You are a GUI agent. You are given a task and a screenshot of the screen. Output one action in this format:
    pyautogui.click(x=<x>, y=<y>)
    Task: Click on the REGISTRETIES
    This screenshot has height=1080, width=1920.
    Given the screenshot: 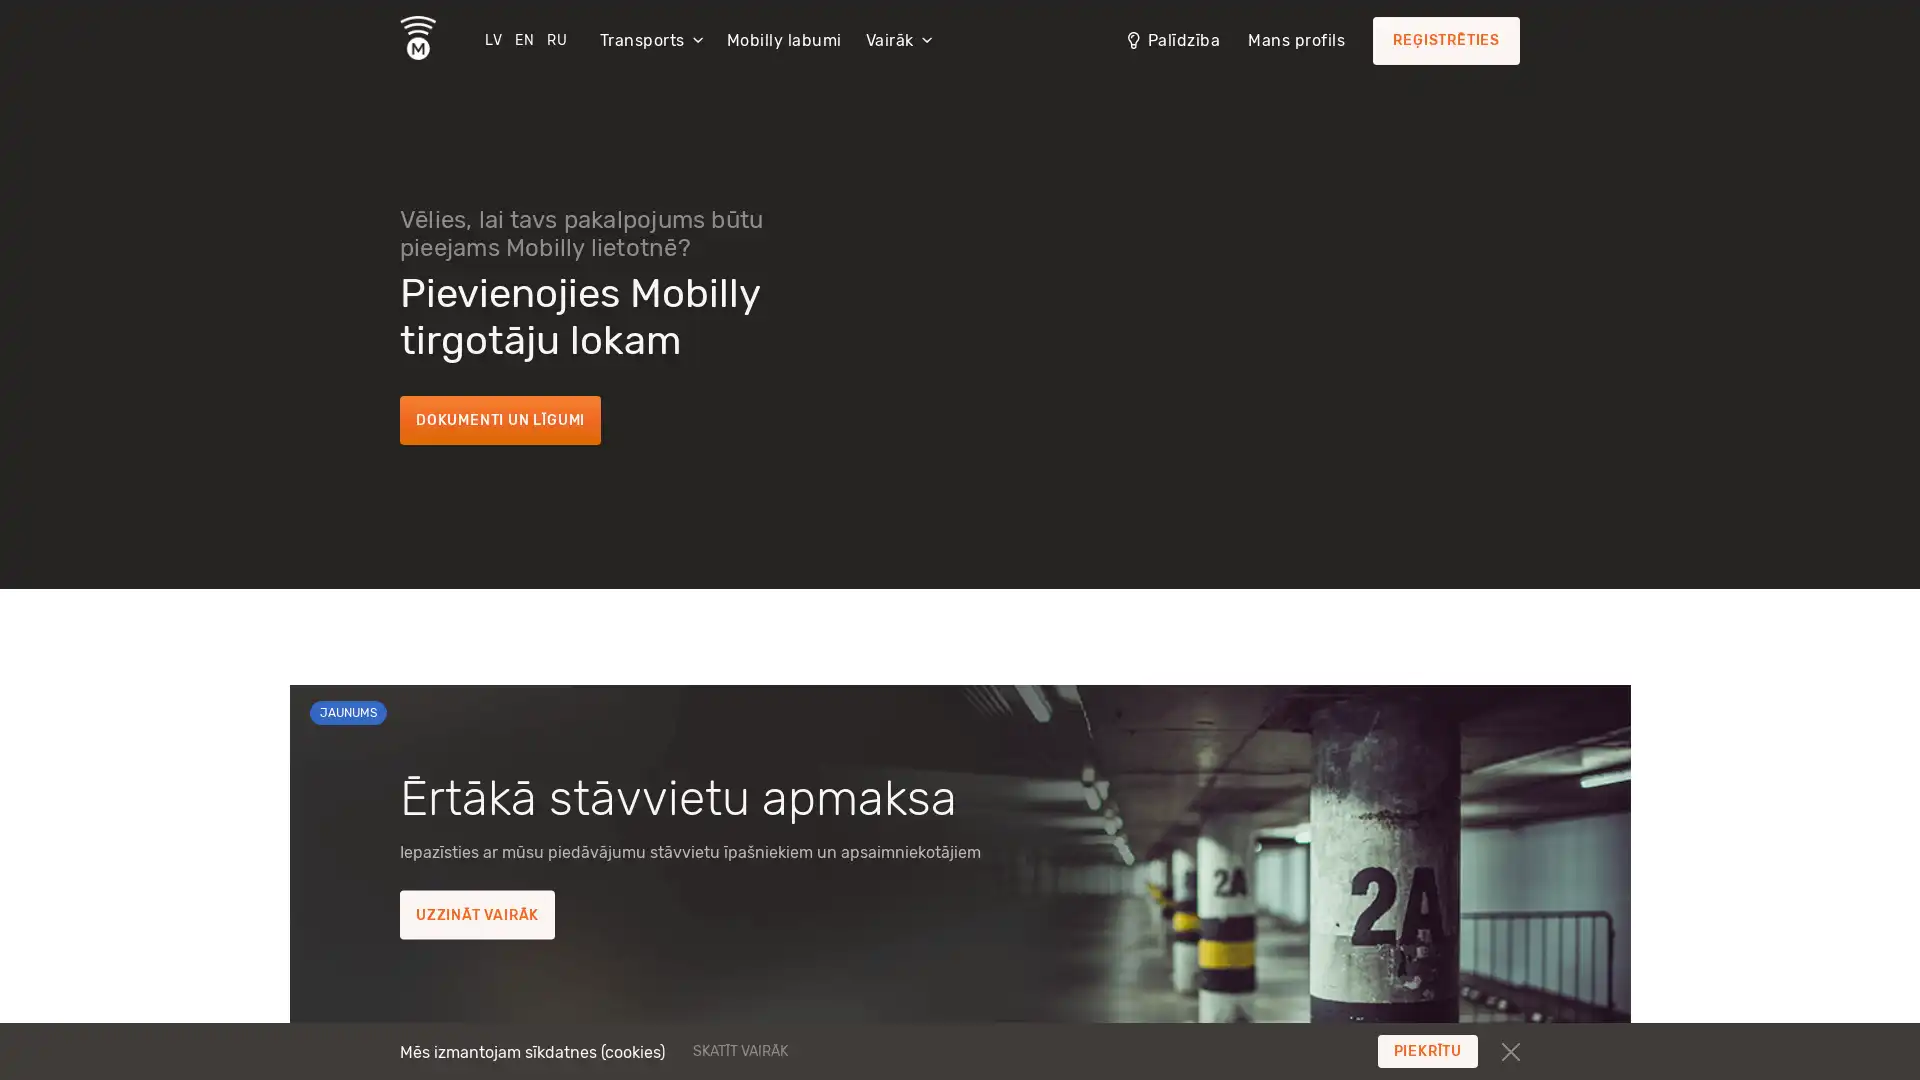 What is the action you would take?
    pyautogui.click(x=1446, y=41)
    